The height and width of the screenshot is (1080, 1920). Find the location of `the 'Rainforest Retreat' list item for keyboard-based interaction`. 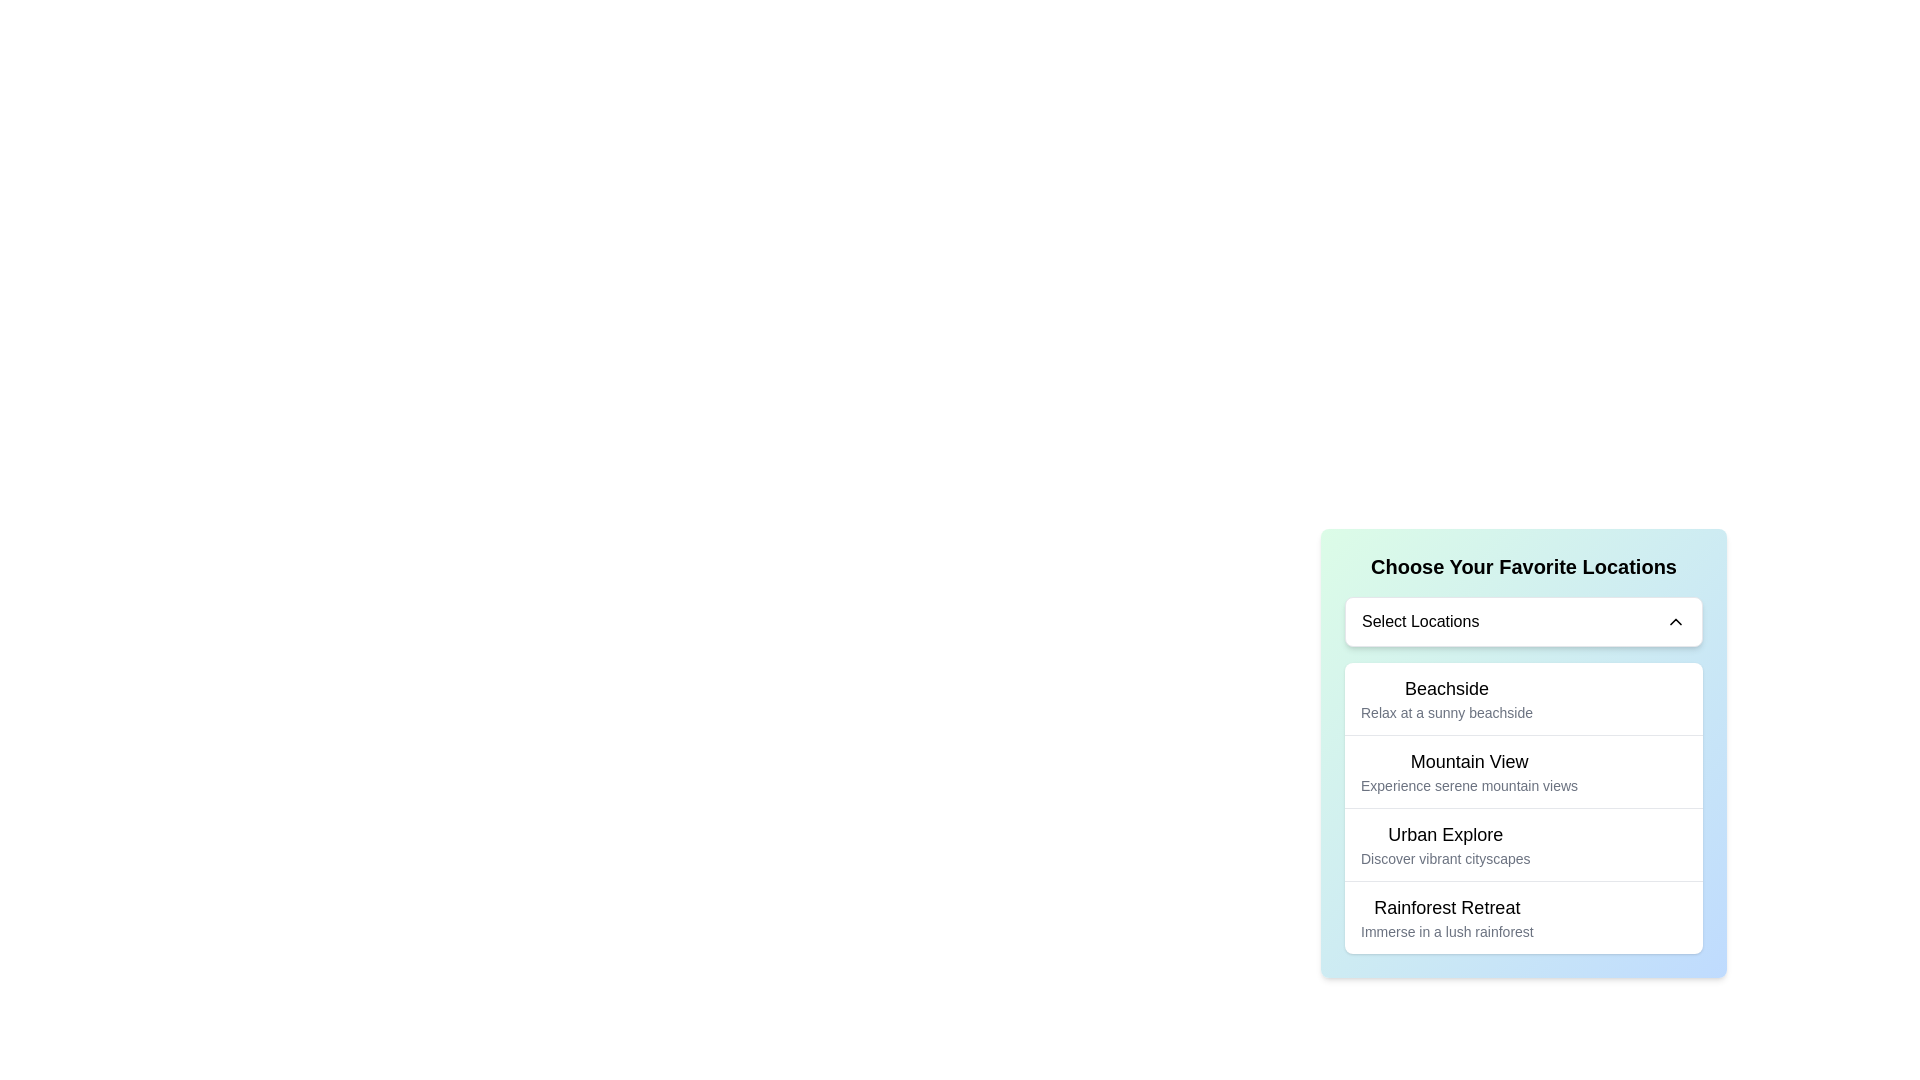

the 'Rainforest Retreat' list item for keyboard-based interaction is located at coordinates (1522, 917).